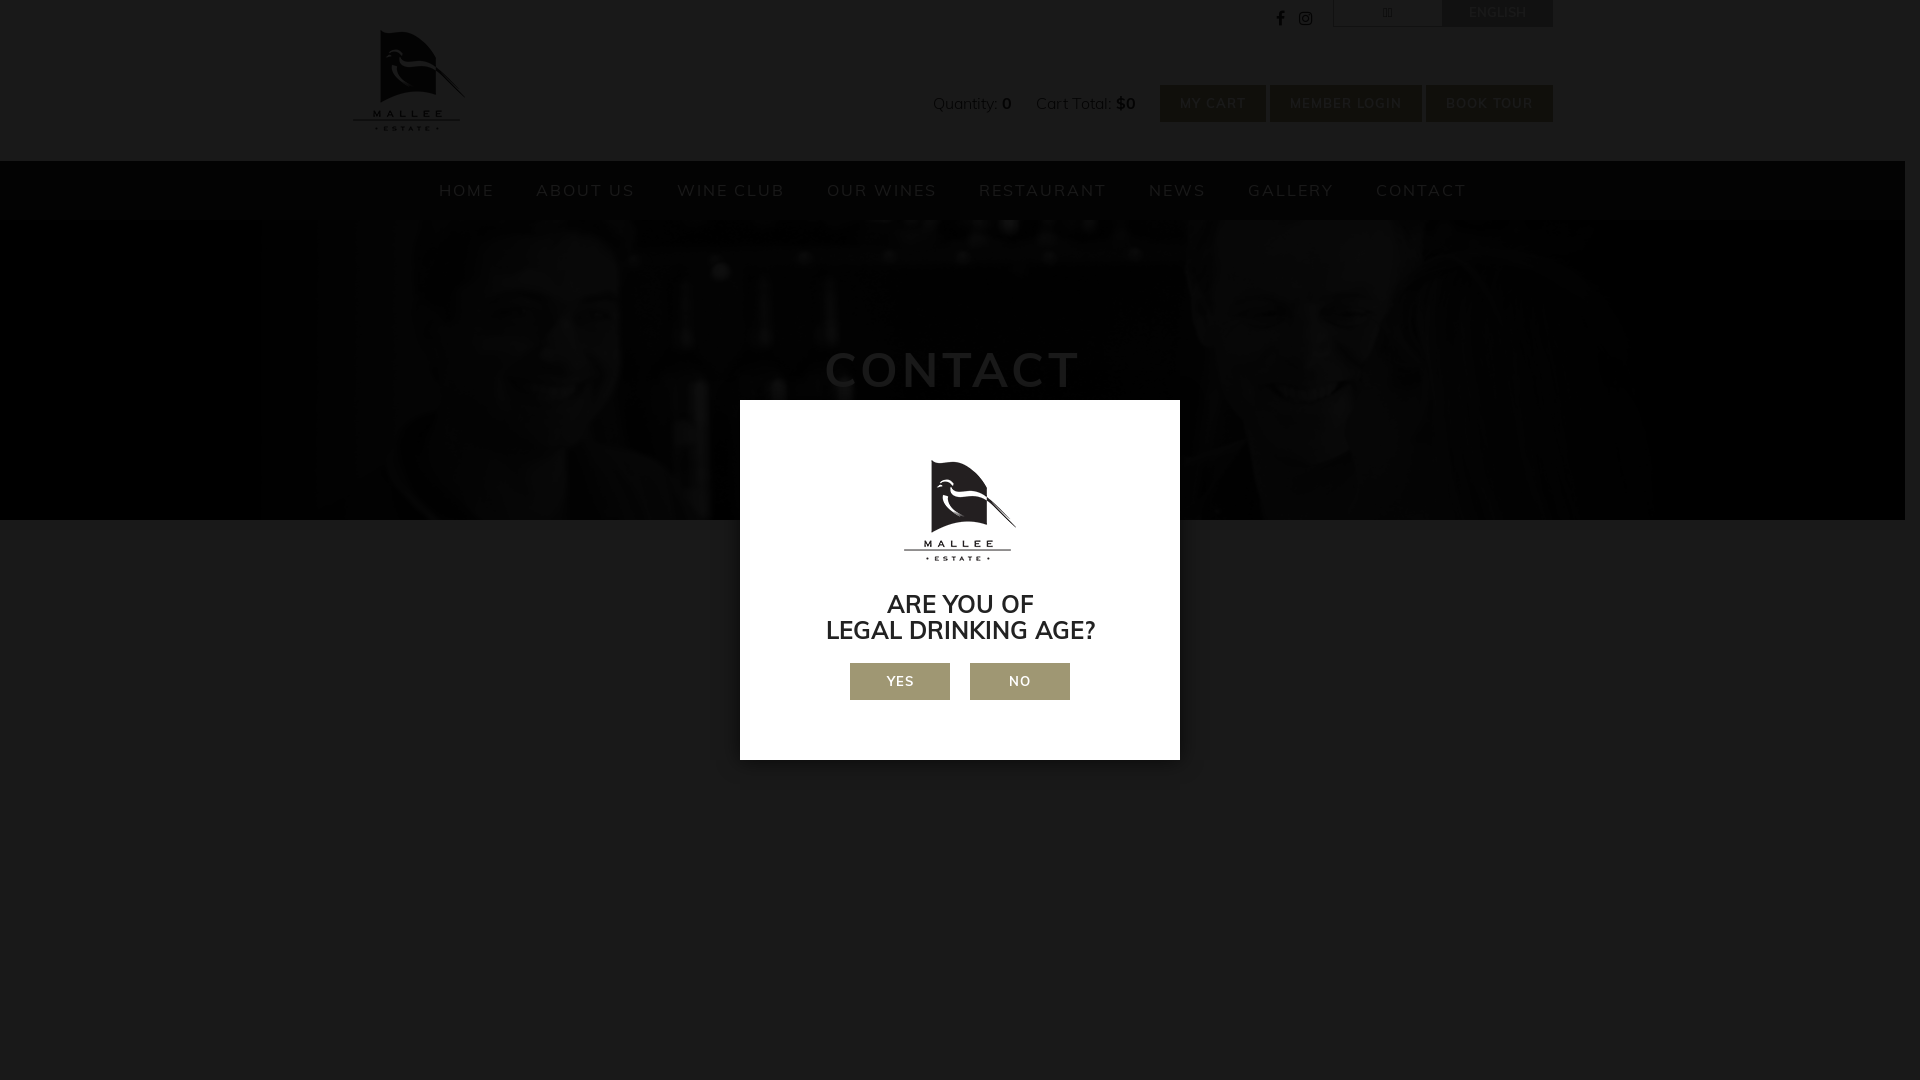 The height and width of the screenshot is (1080, 1920). I want to click on 'WINE CLUB', so click(728, 190).